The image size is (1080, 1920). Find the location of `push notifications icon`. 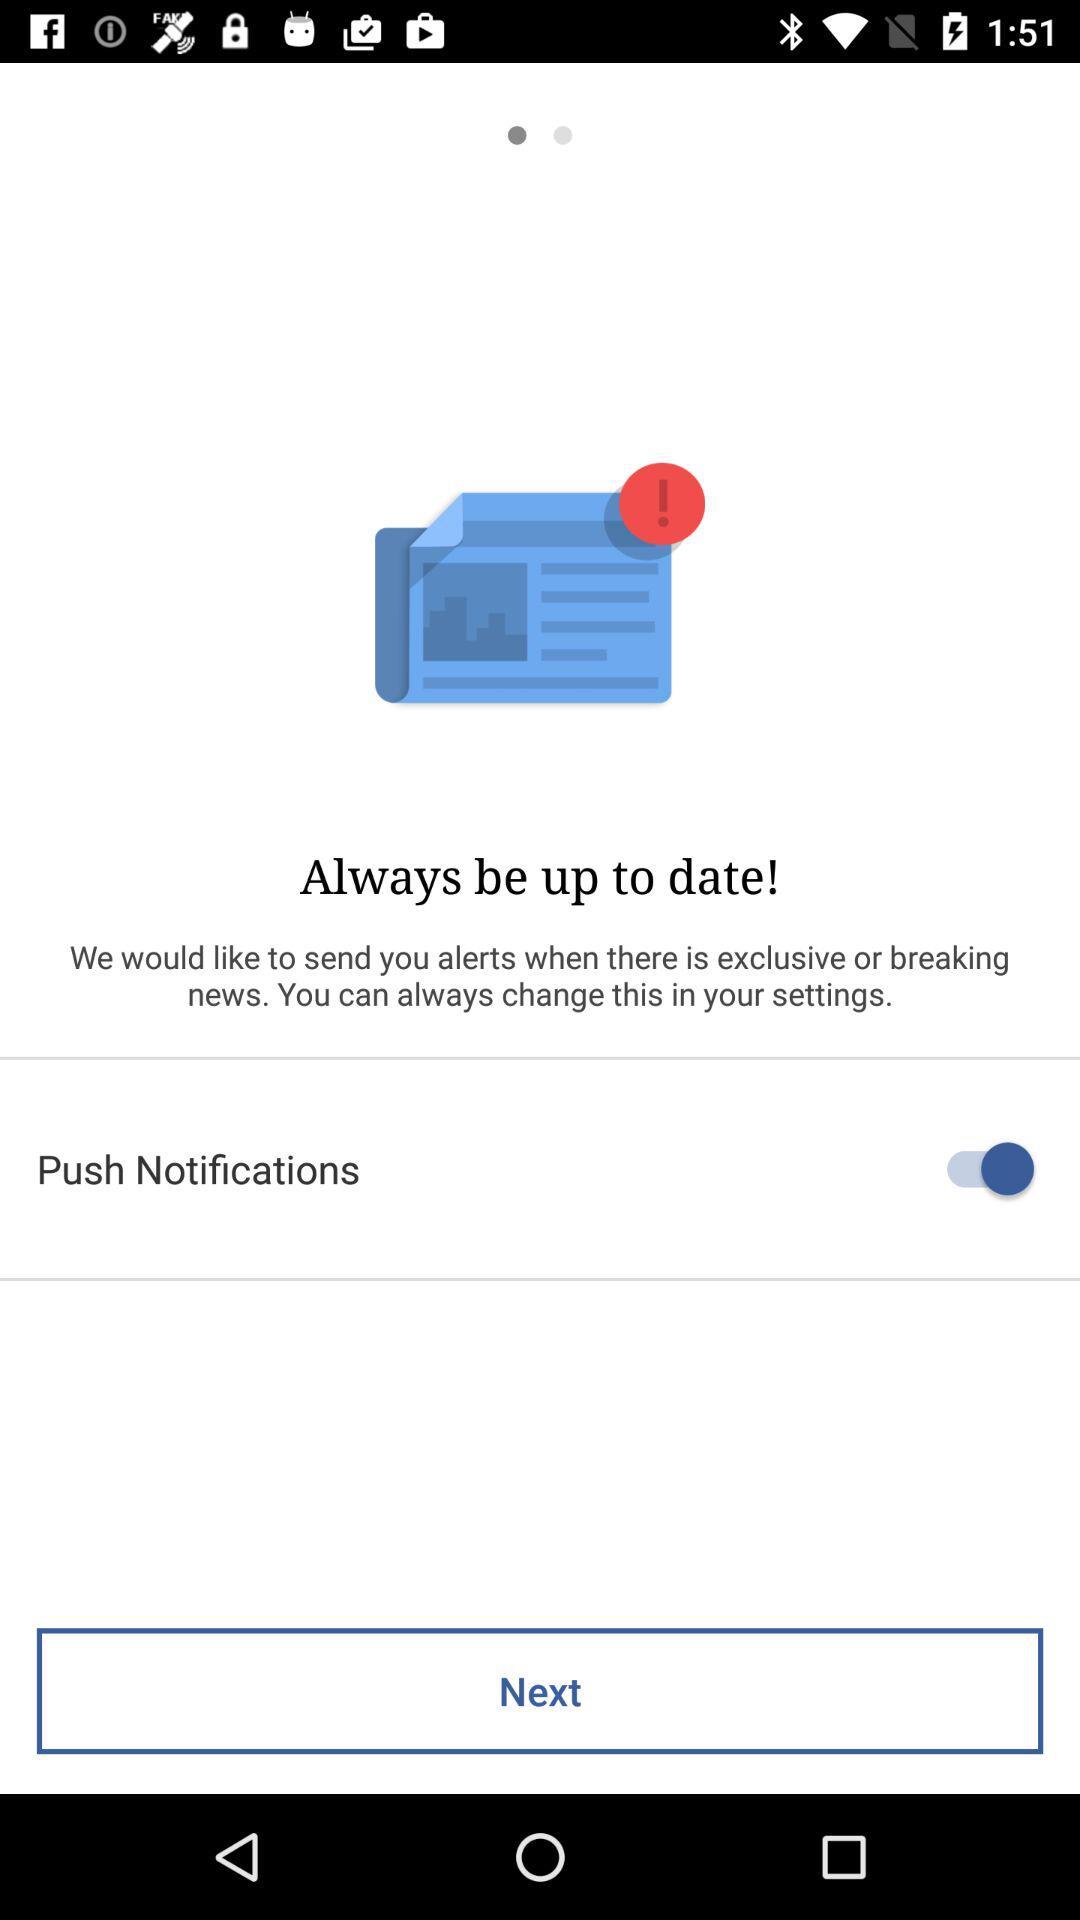

push notifications icon is located at coordinates (540, 1168).